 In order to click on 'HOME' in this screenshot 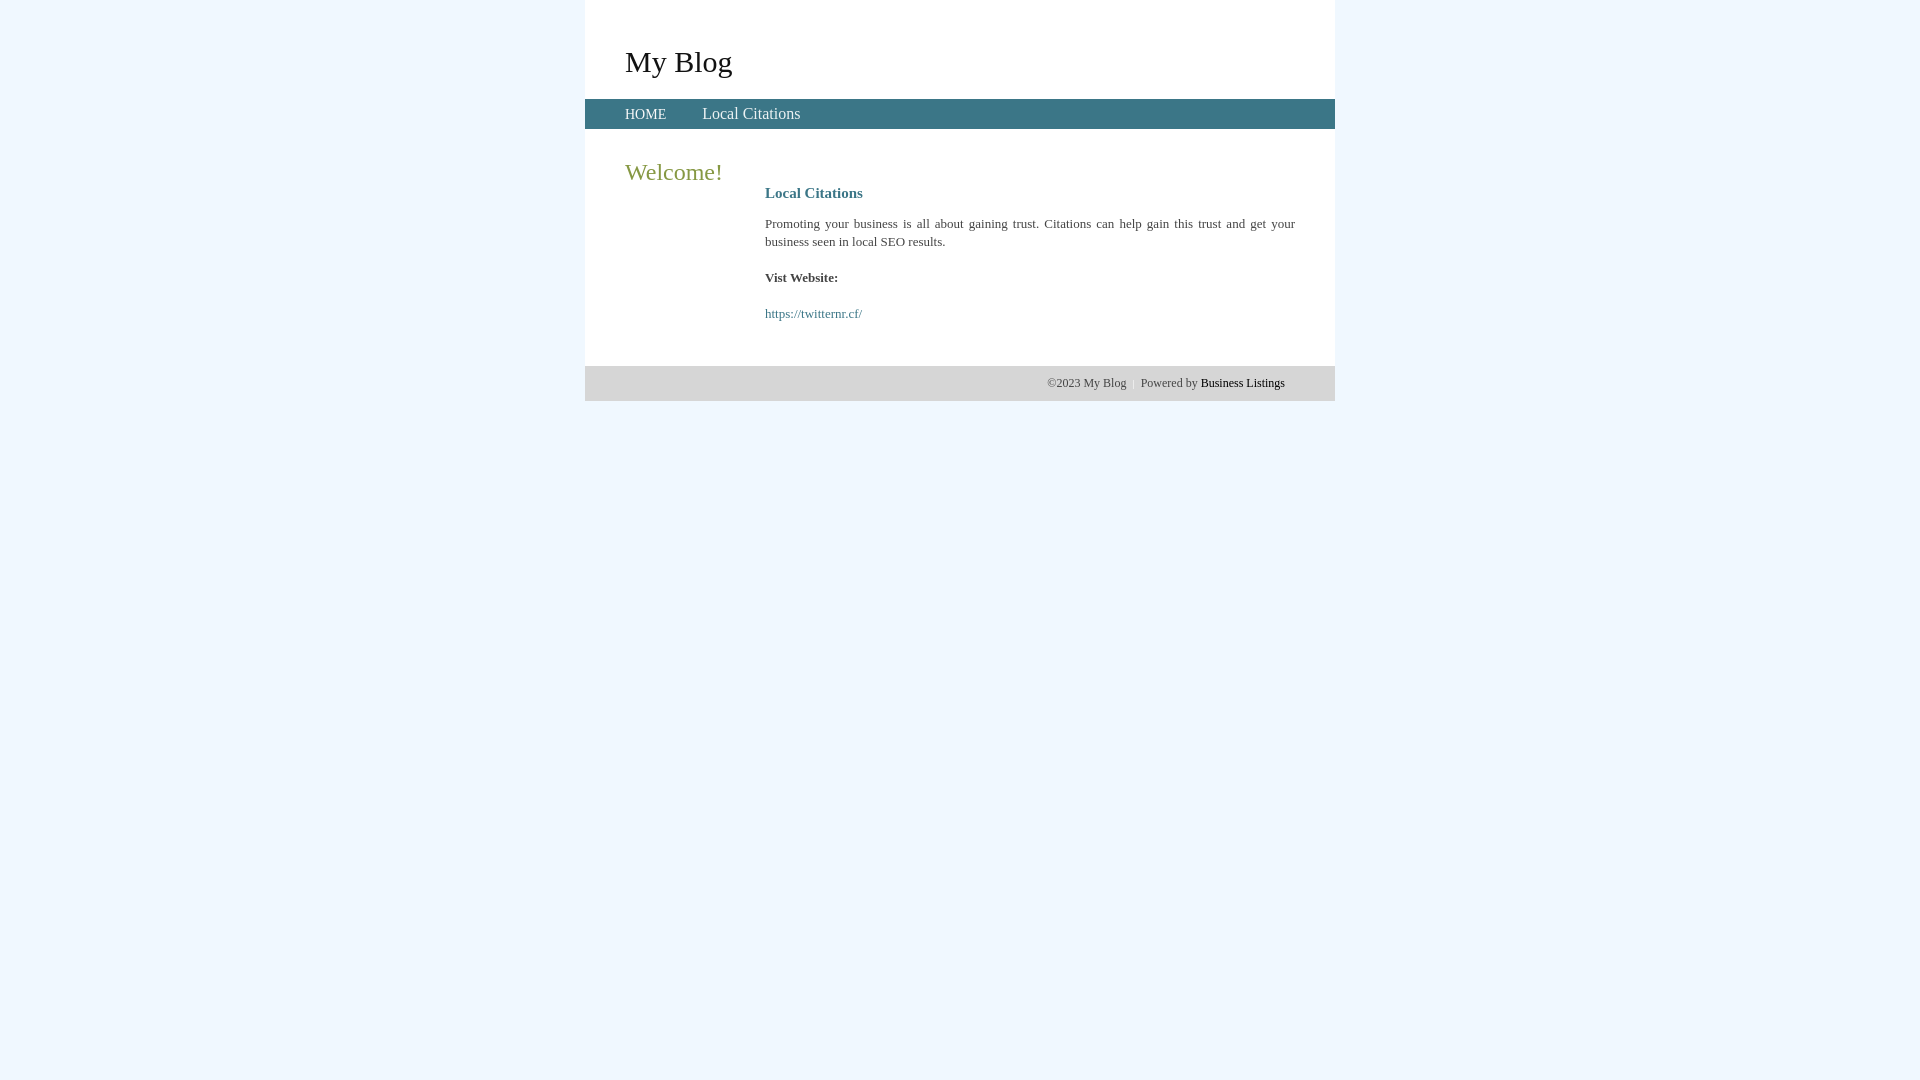, I will do `click(645, 114)`.